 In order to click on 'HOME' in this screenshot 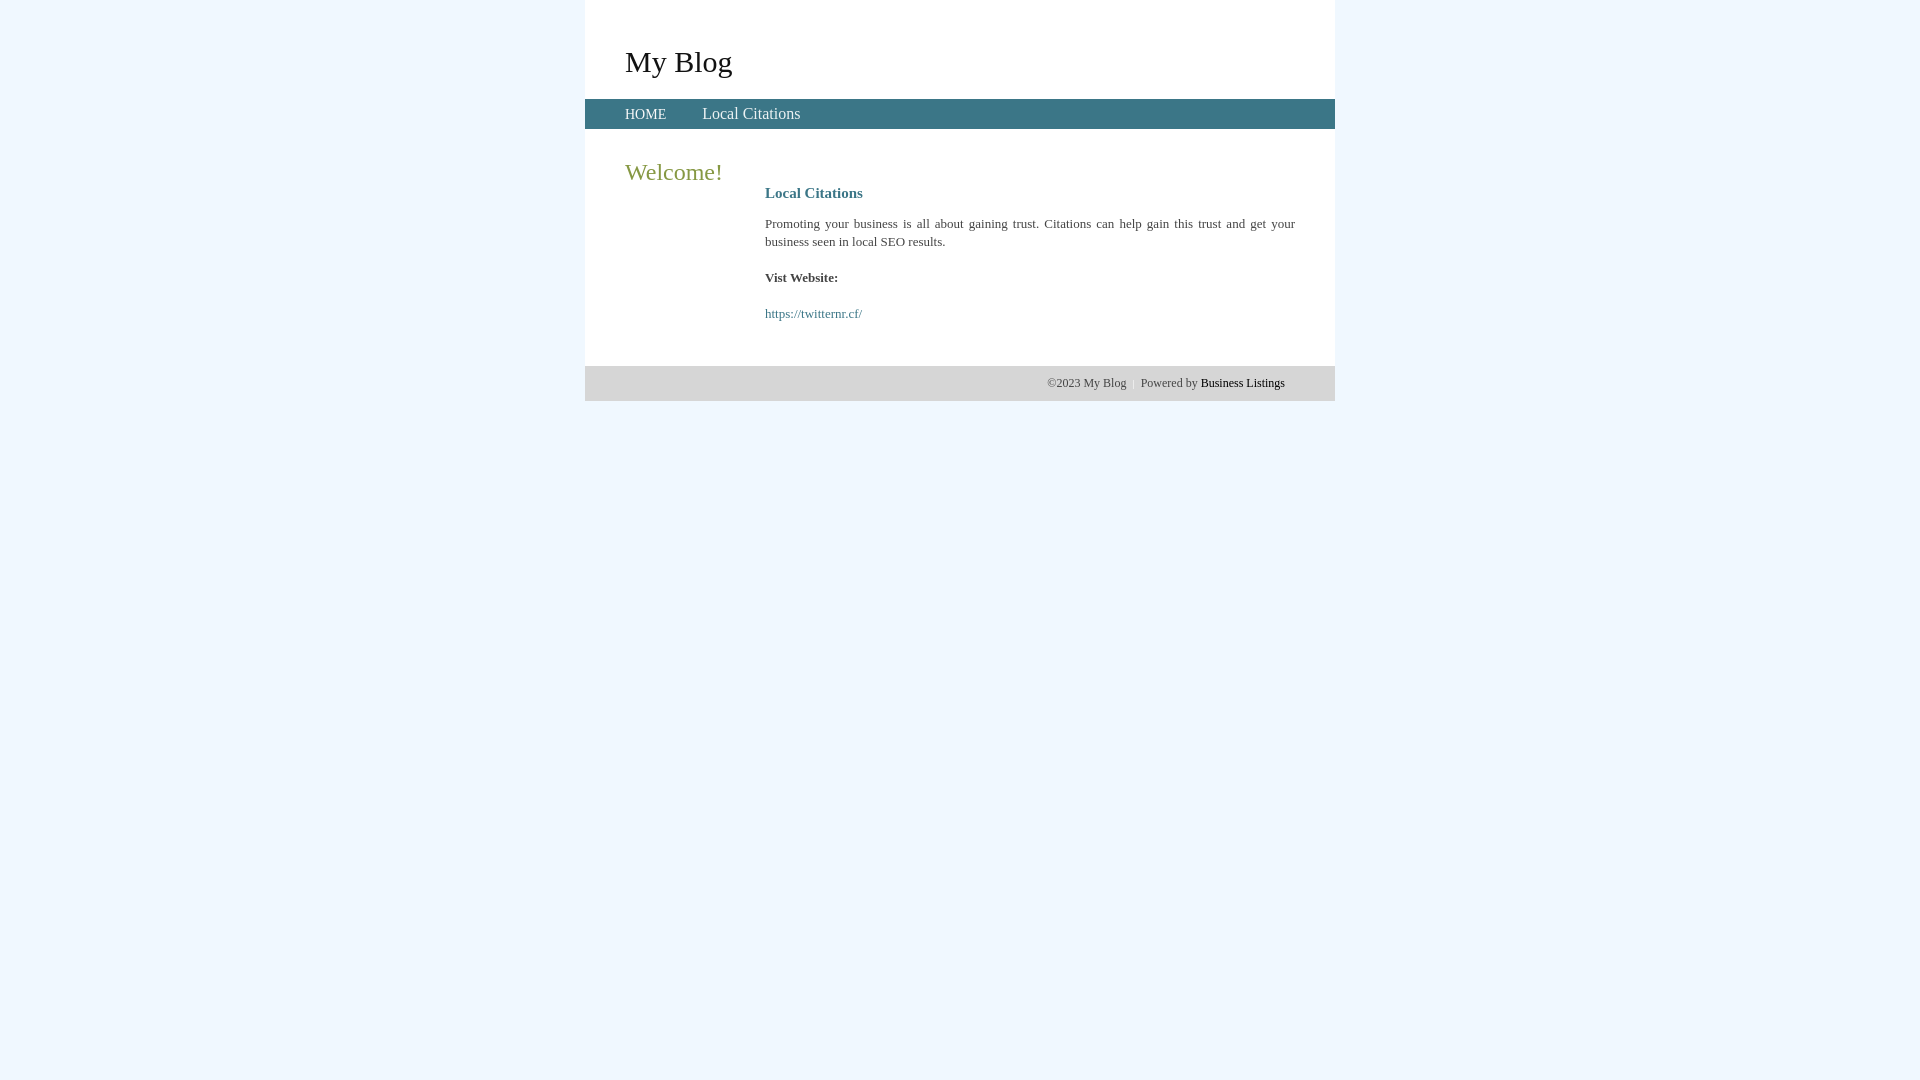, I will do `click(645, 114)`.